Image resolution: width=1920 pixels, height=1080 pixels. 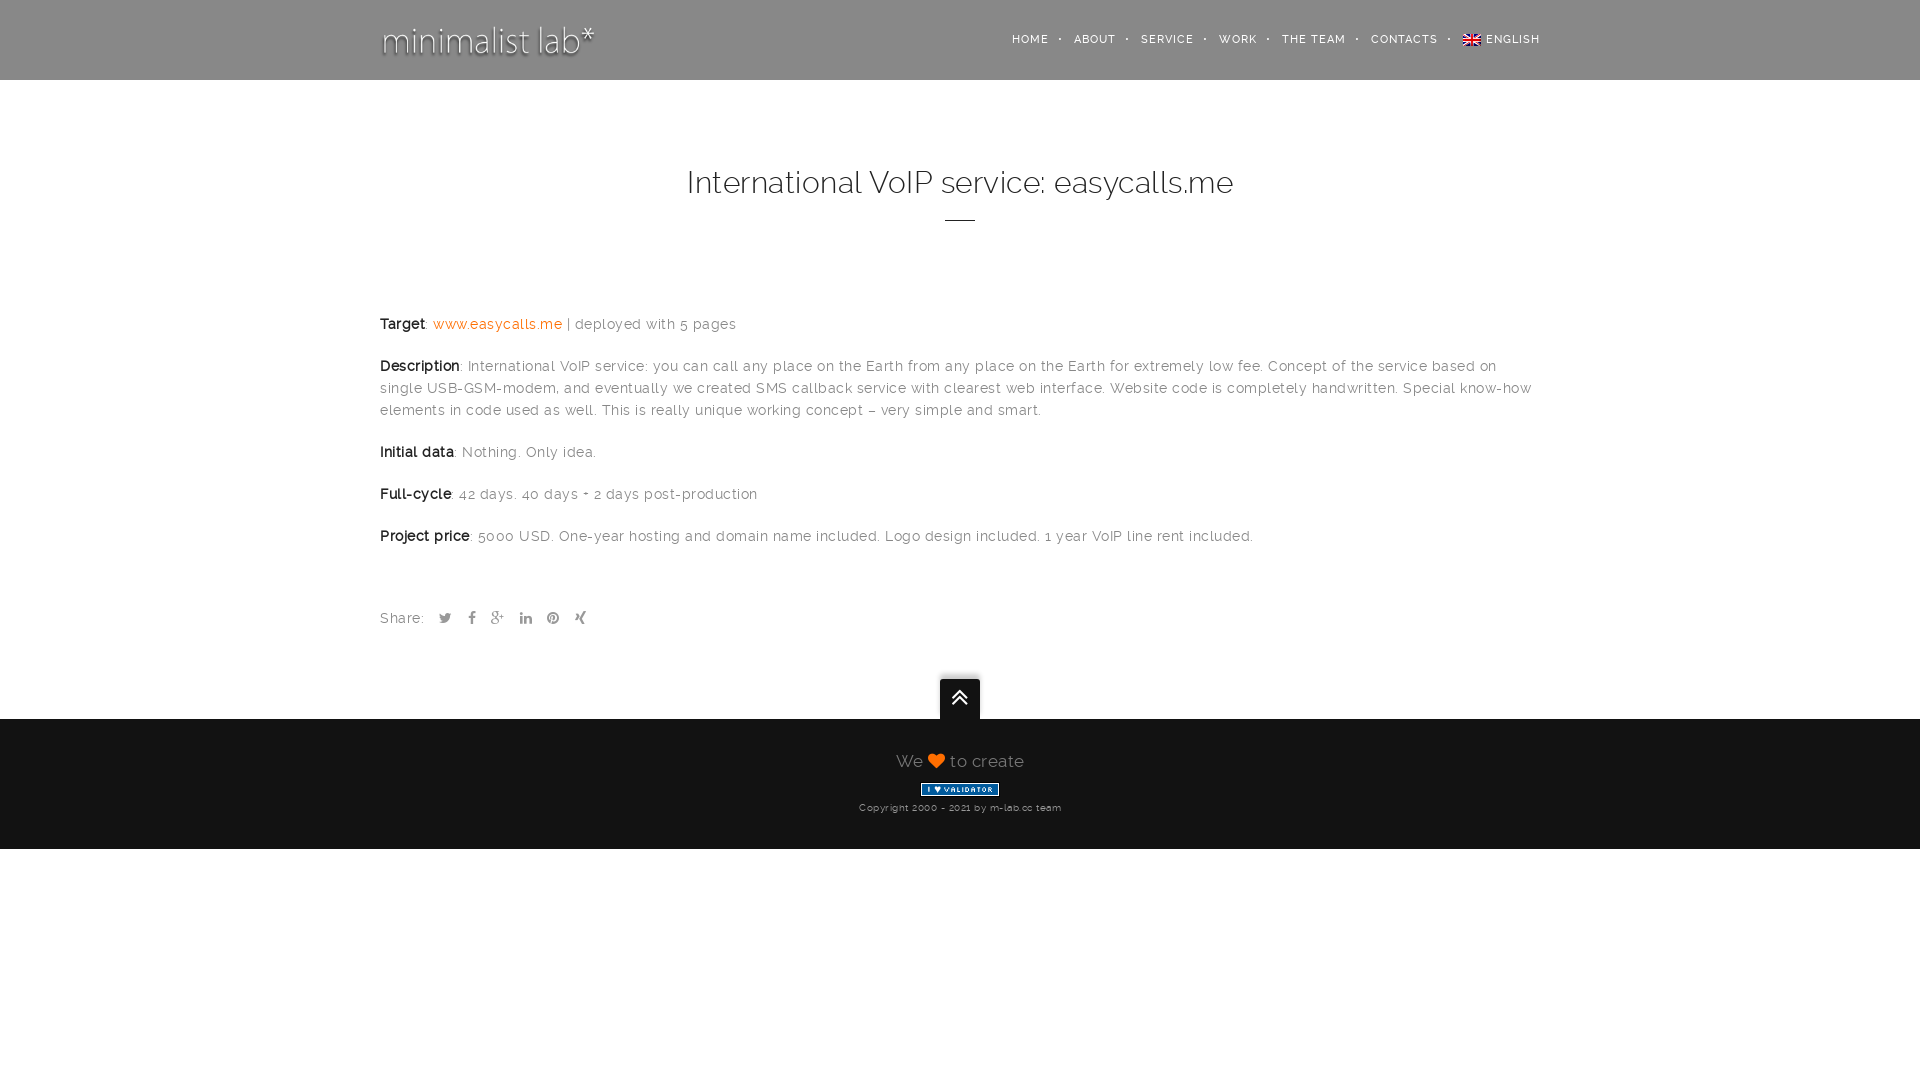 I want to click on 'SERVICE', so click(x=1155, y=39).